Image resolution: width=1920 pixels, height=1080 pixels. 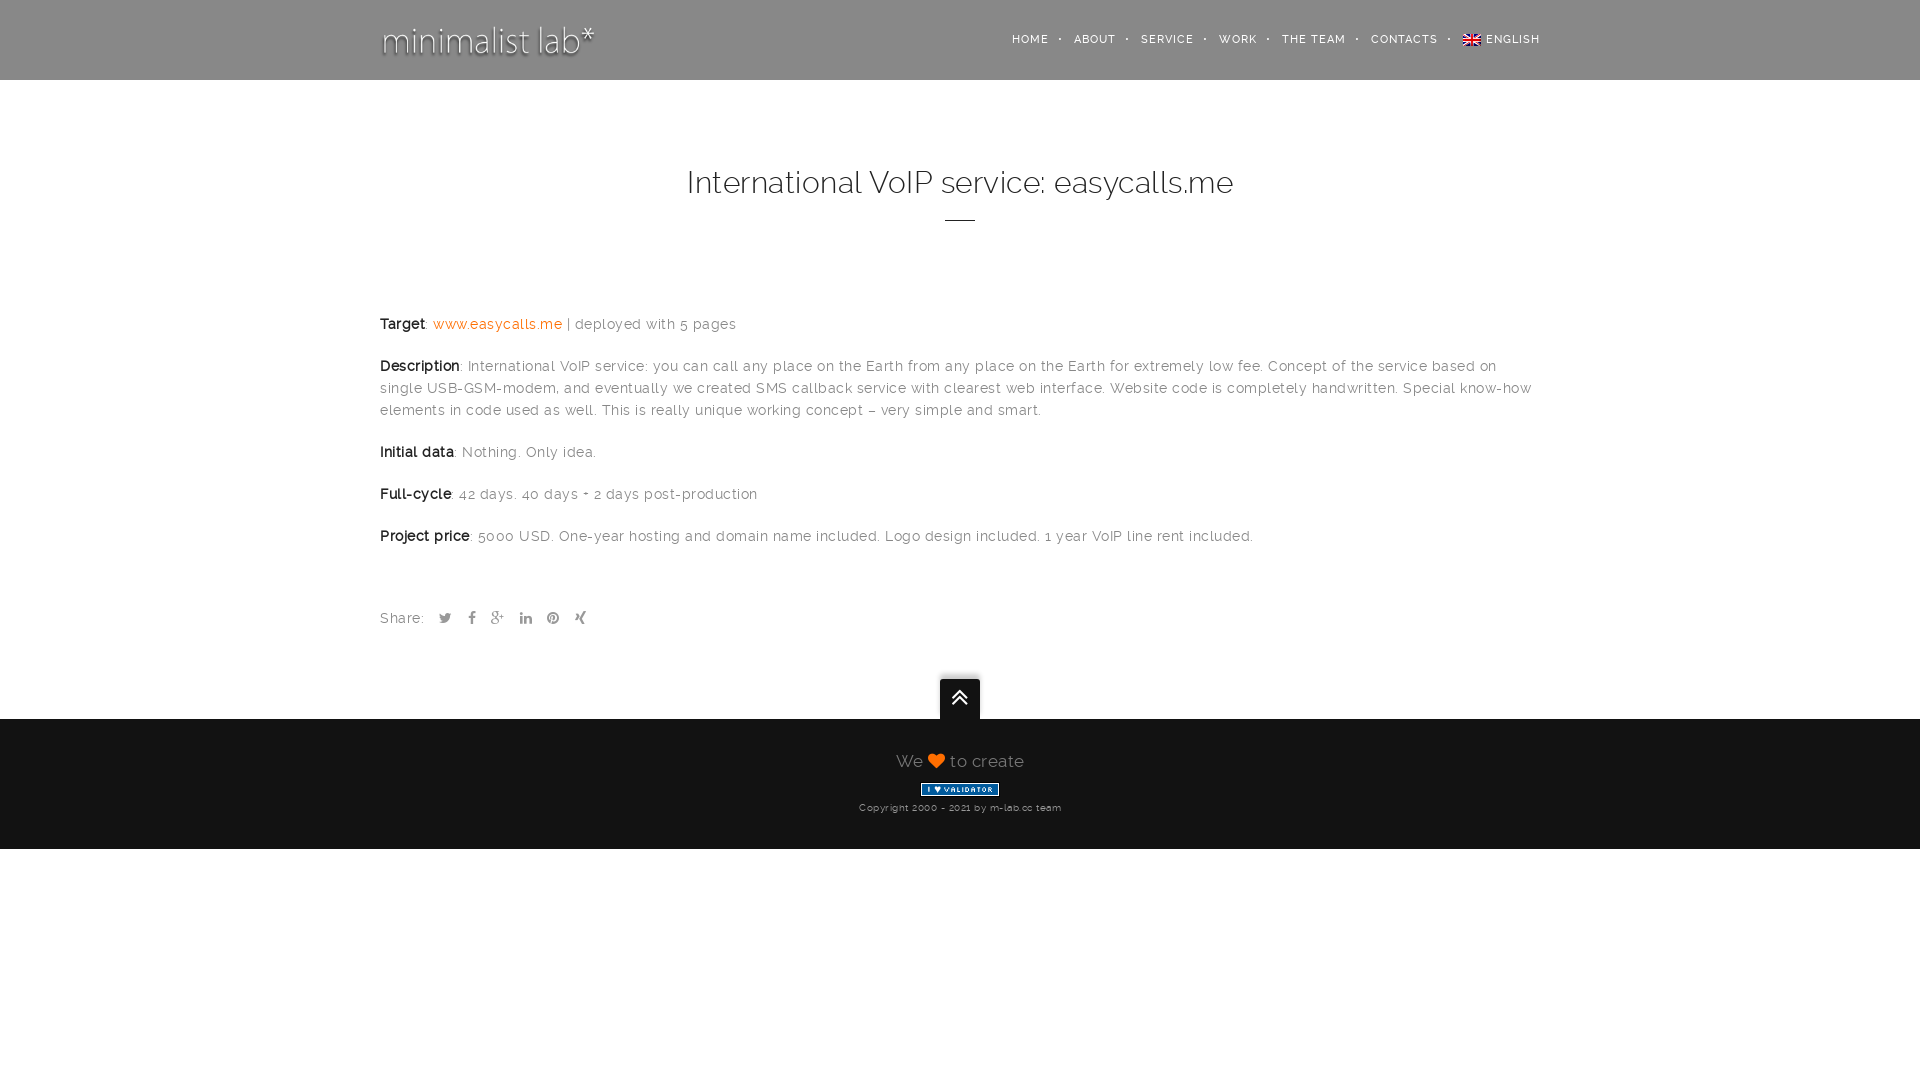 I want to click on 'SERVICE', so click(x=1155, y=39).